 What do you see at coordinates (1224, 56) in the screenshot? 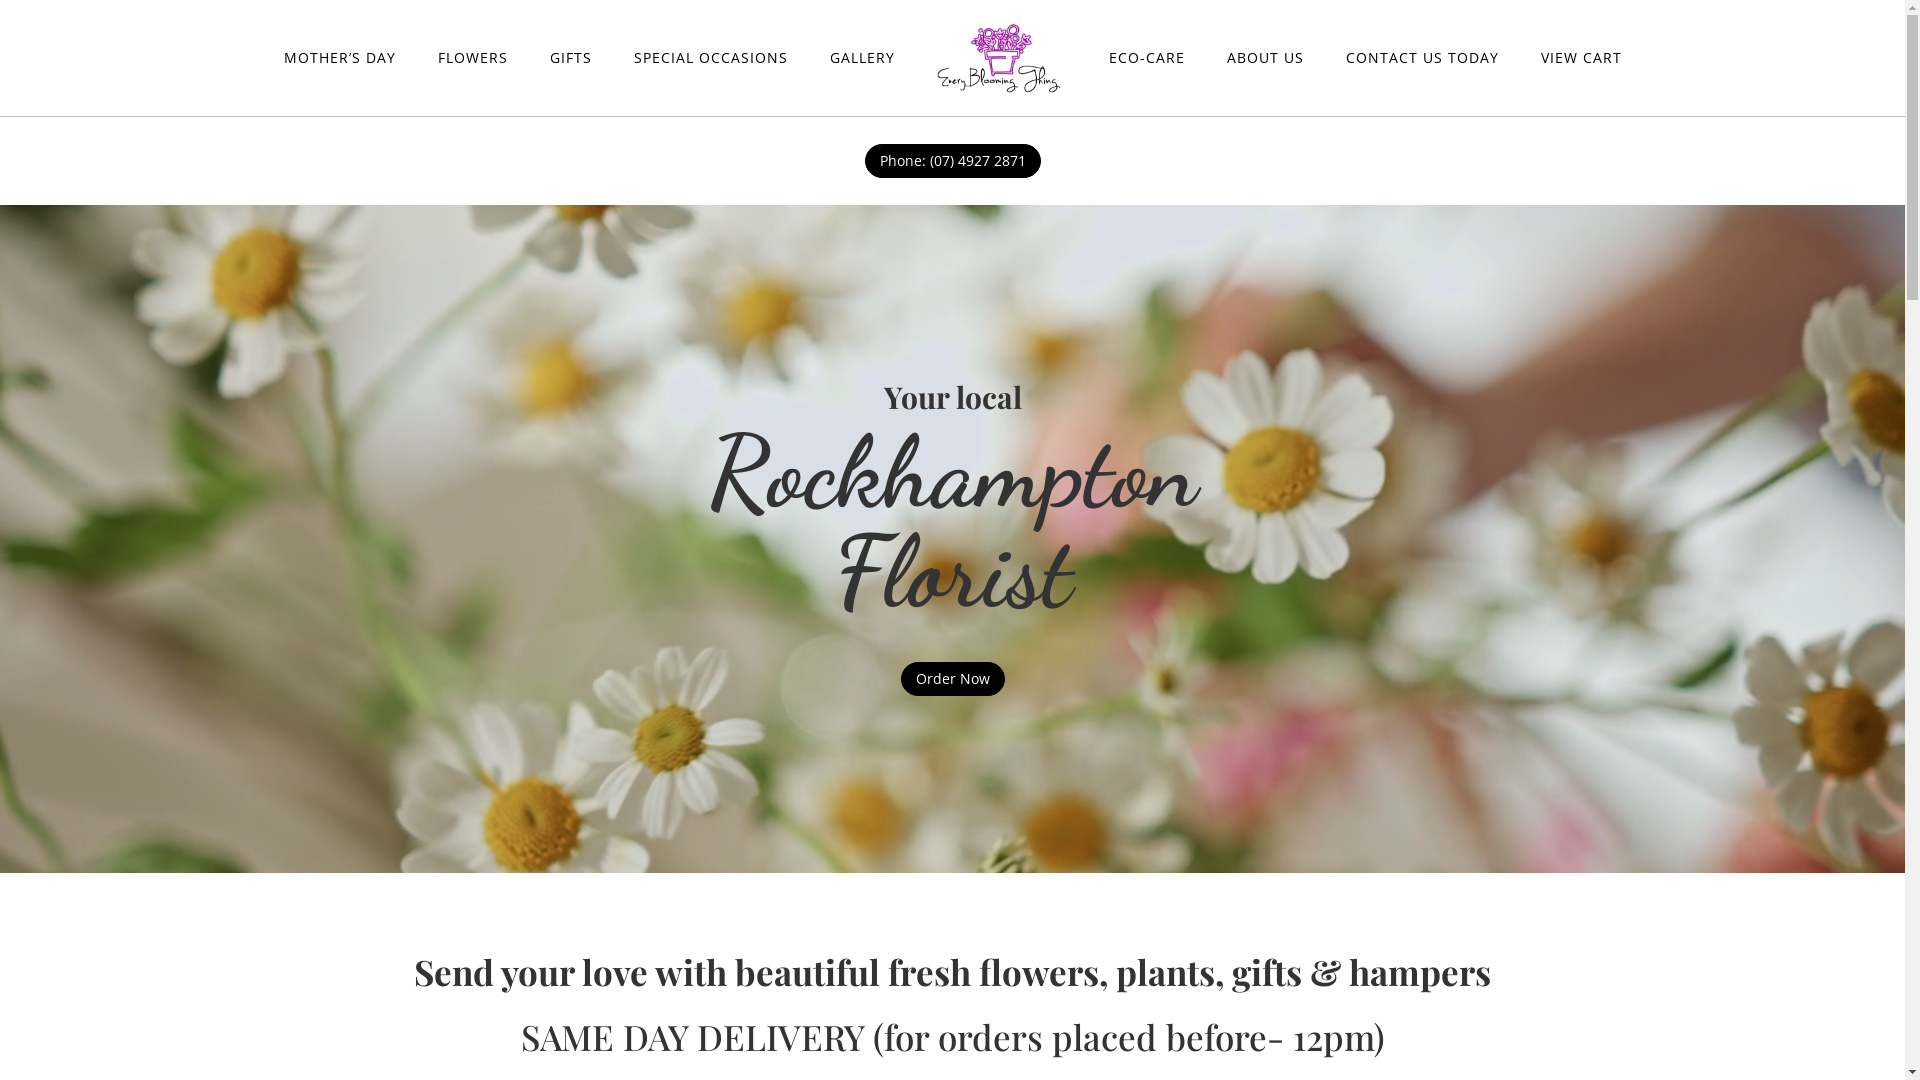
I see `'ABOUT US'` at bounding box center [1224, 56].